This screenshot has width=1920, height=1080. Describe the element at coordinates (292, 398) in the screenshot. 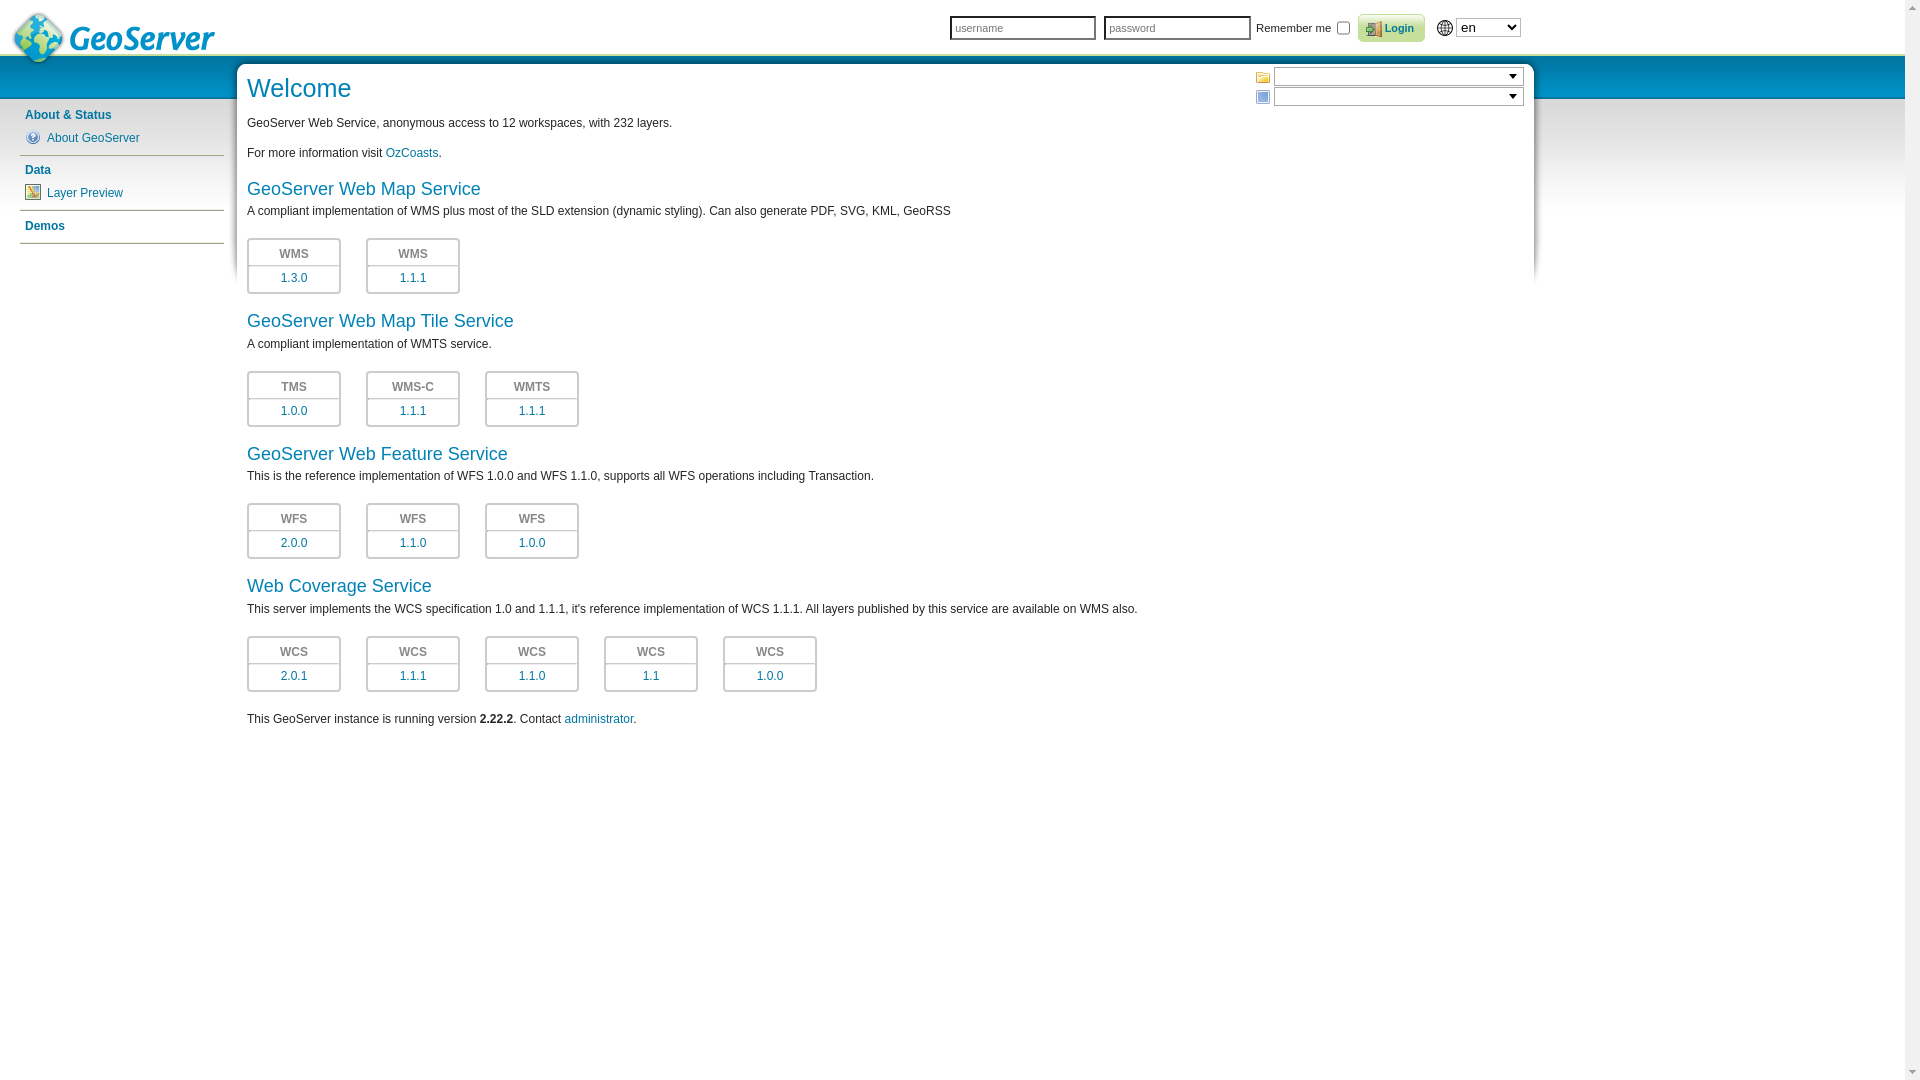

I see `'TMS` at that location.